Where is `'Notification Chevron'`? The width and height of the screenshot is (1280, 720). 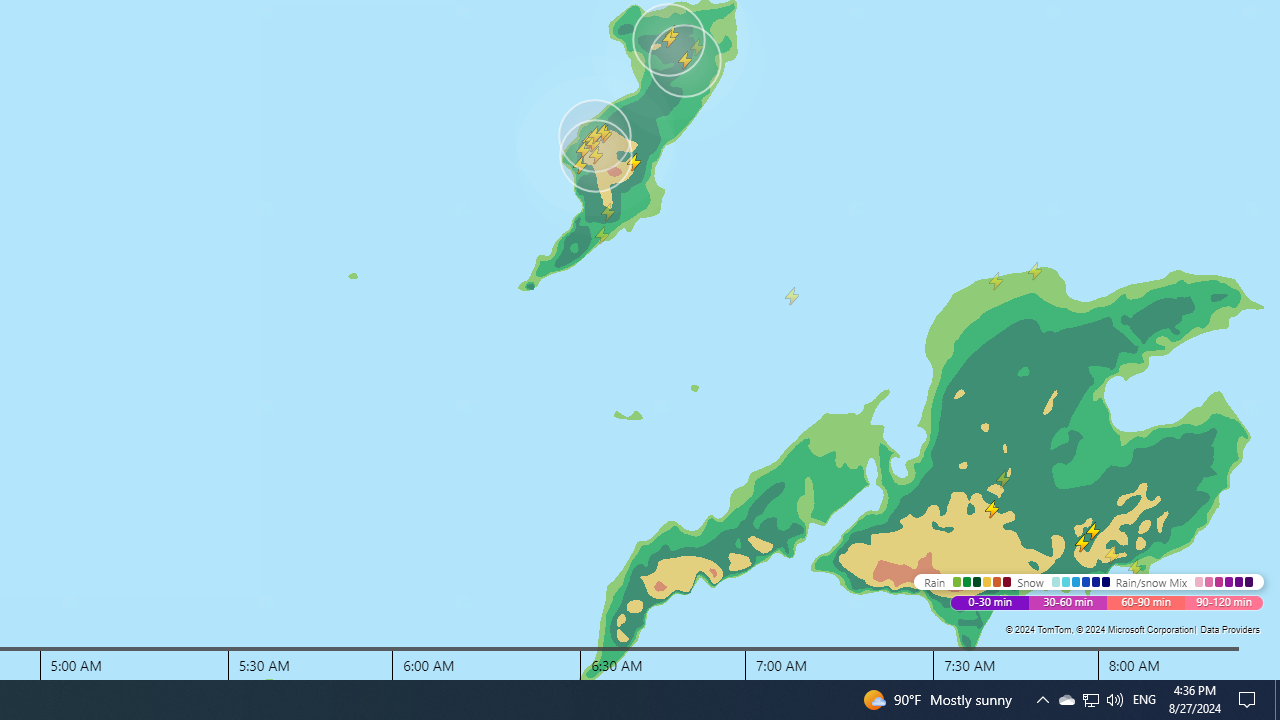
'Notification Chevron' is located at coordinates (1065, 698).